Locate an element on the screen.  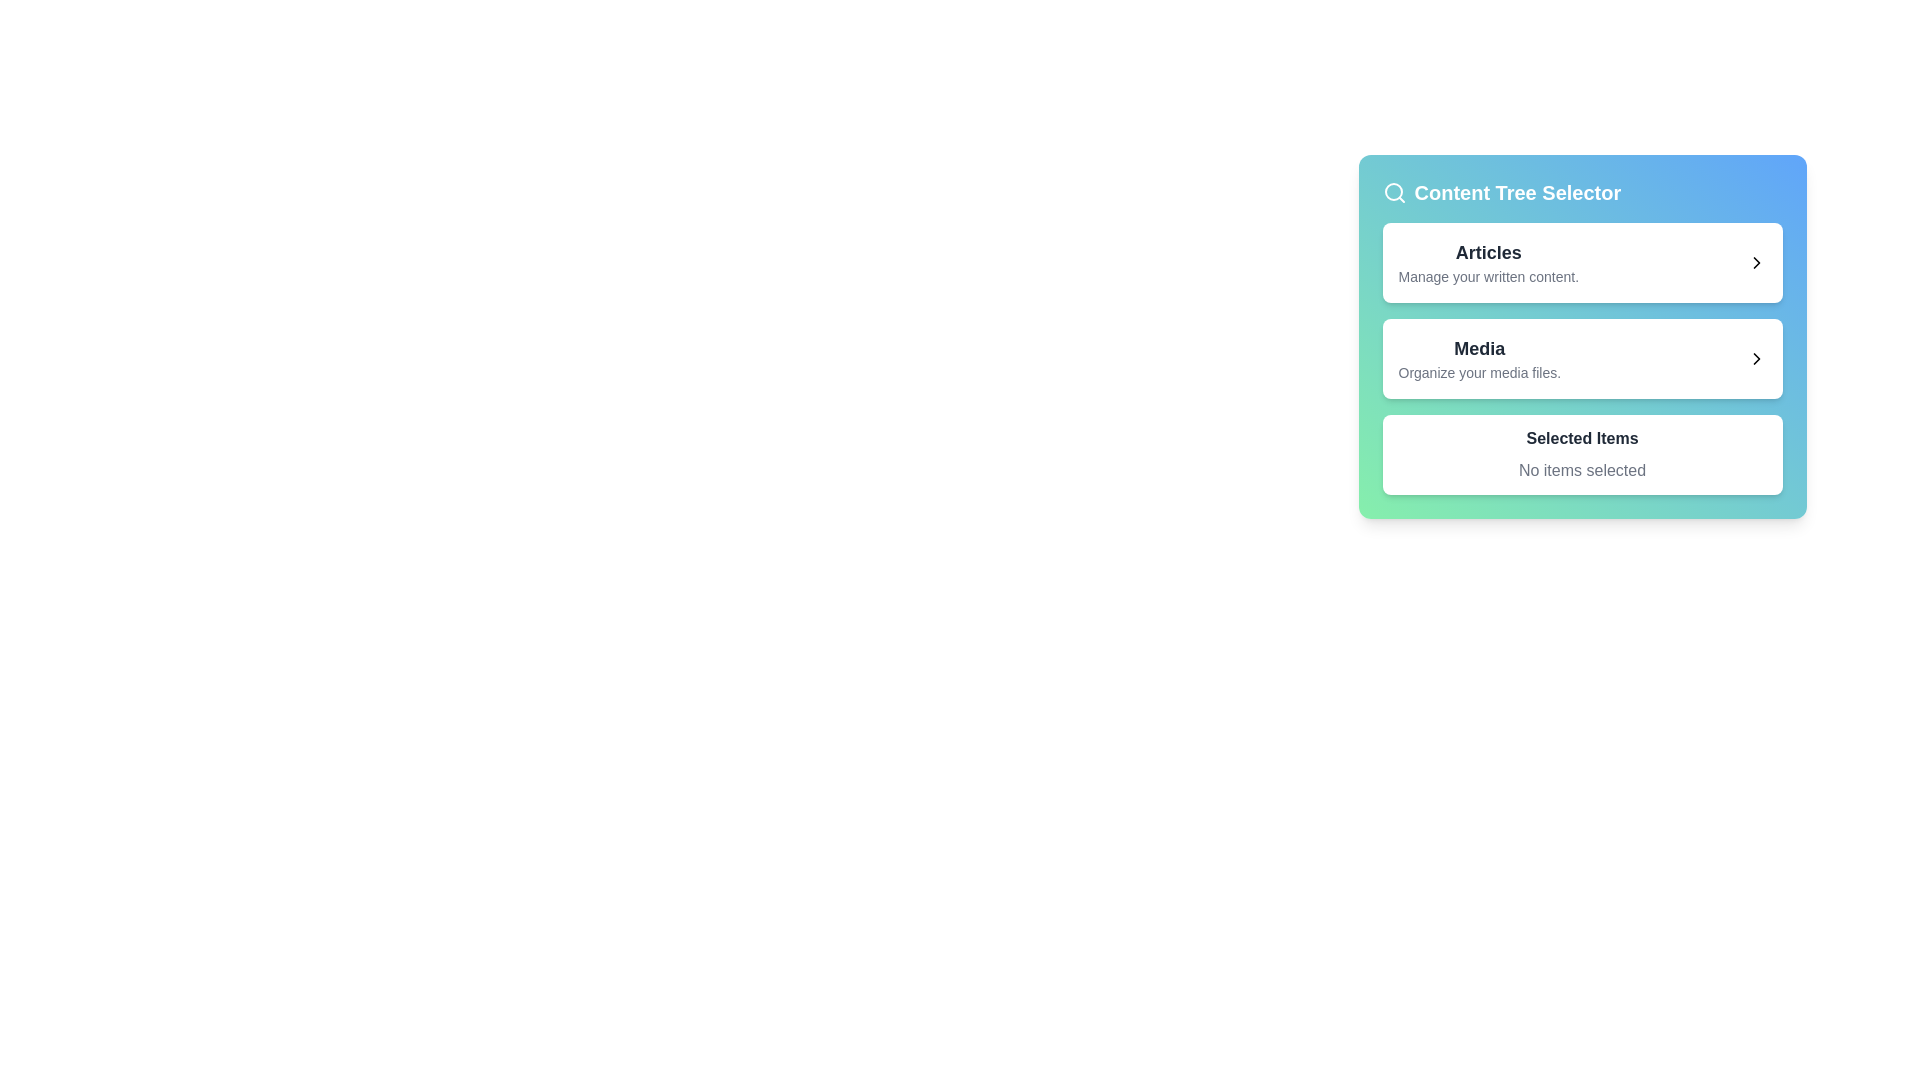
the decorative circular shape located at the center of the magnifying glass portion of the search icon in the top-left corner of the 'Content Tree Selector' panel is located at coordinates (1392, 192).